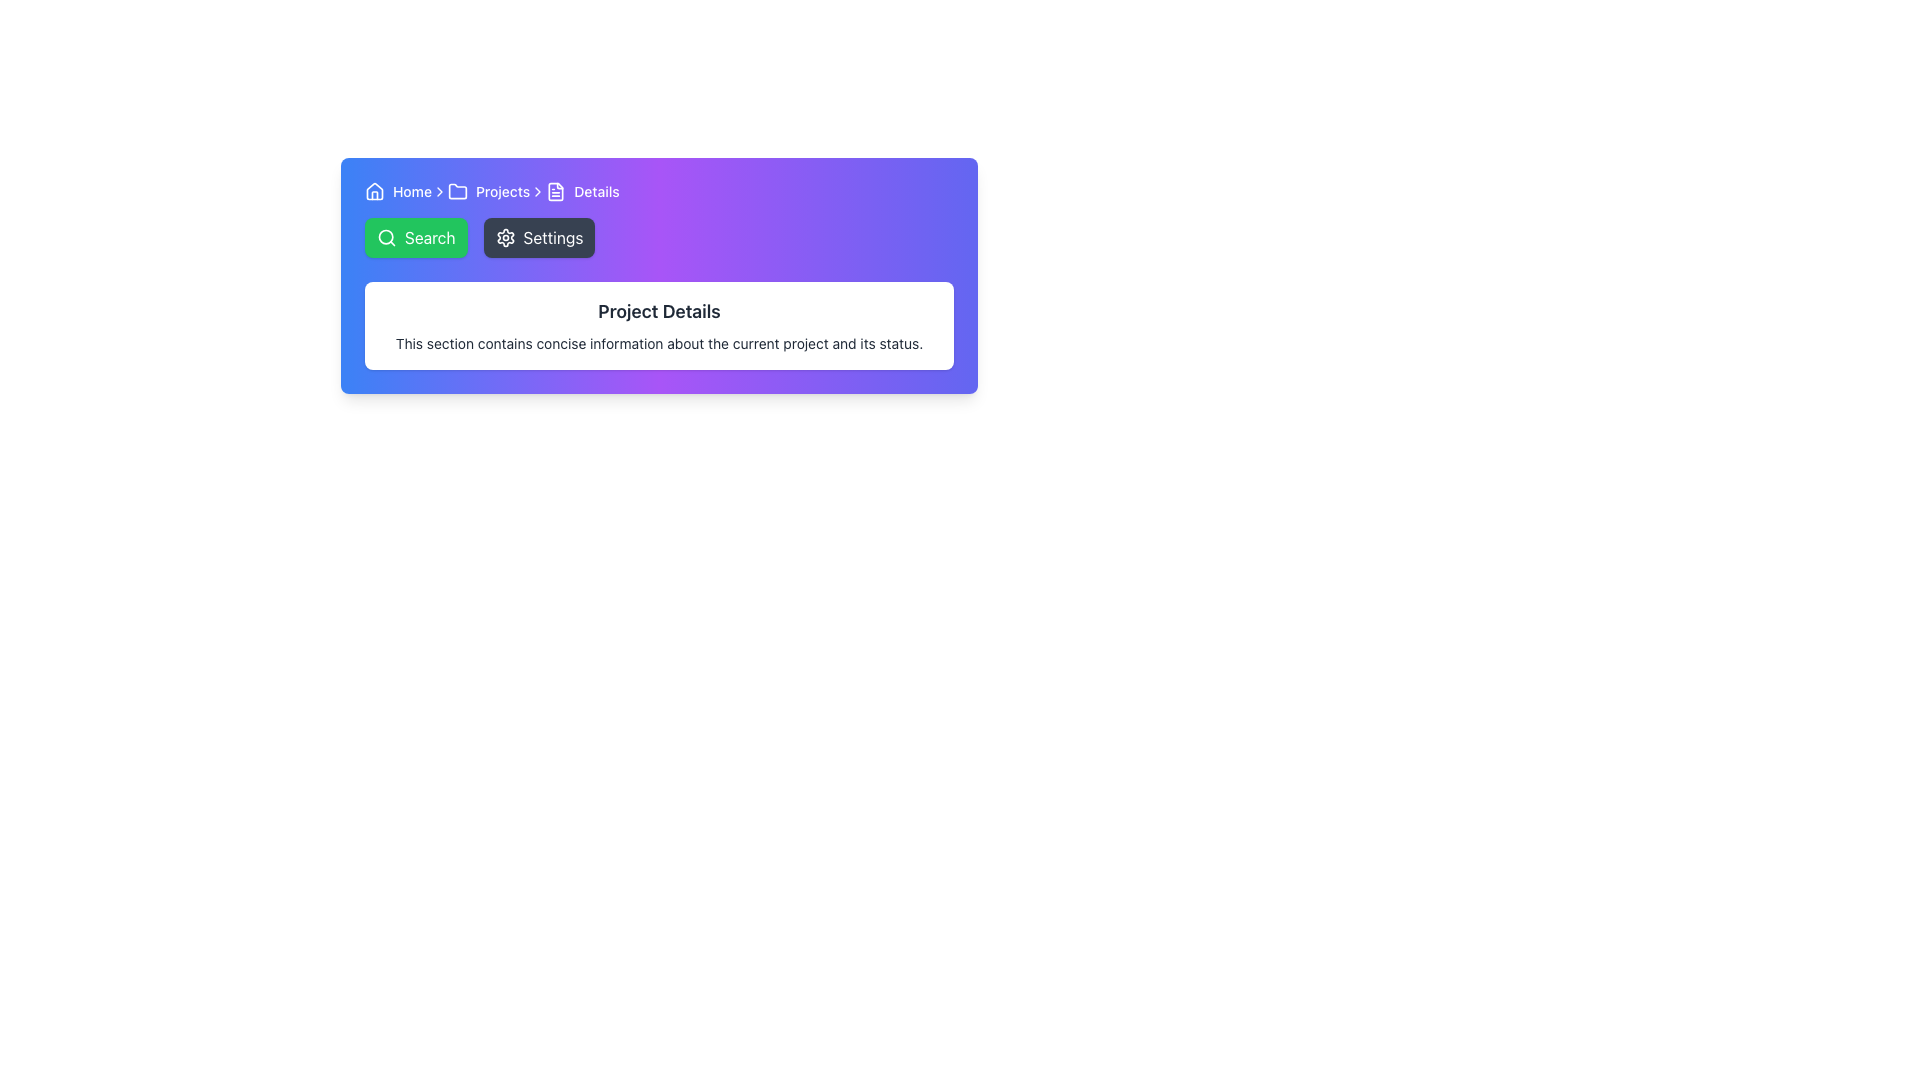 The image size is (1920, 1080). I want to click on the 'Projects' breadcrumb navigation item, which features a folder-shaped icon followed by the text 'Projects', located between 'Home' and 'Details', so click(489, 192).